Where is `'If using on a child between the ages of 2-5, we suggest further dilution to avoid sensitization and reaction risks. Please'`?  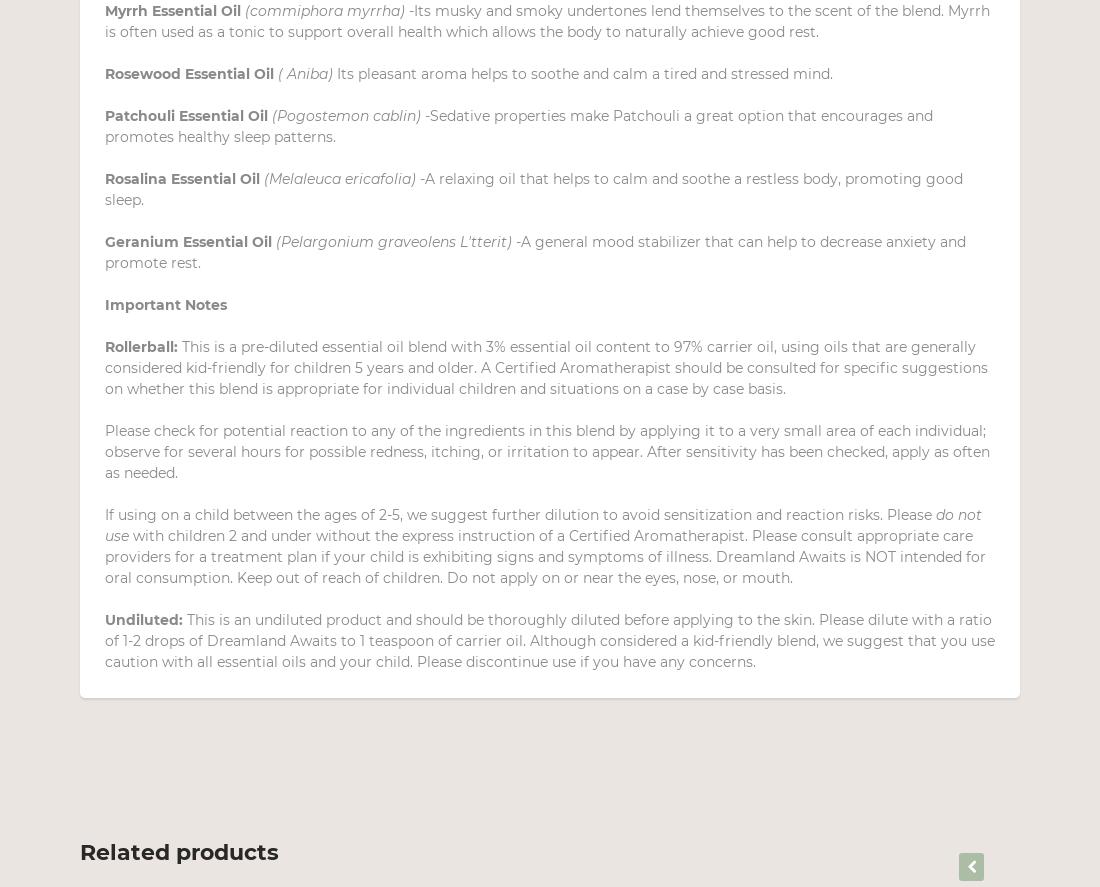 'If using on a child between the ages of 2-5, we suggest further dilution to avoid sensitization and reaction risks. Please' is located at coordinates (520, 514).